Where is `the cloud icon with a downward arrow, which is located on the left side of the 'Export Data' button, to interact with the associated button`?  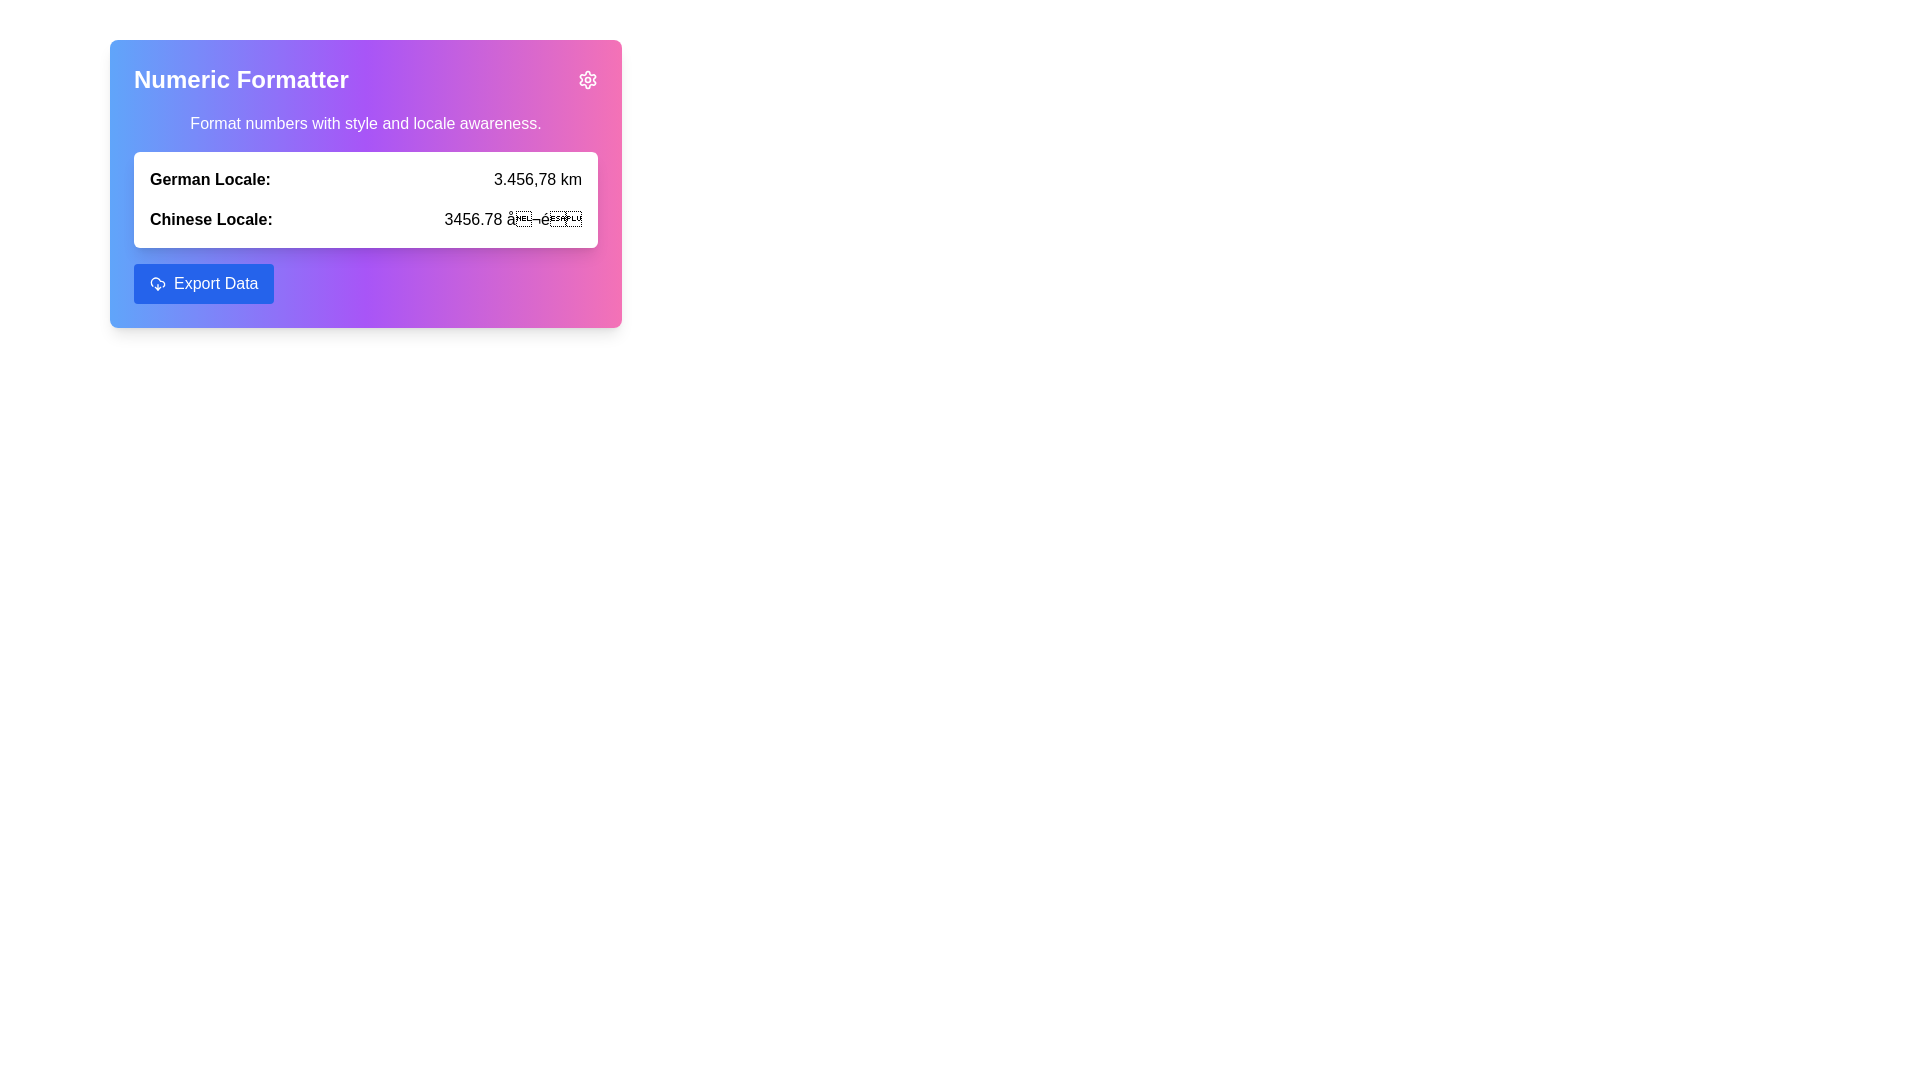
the cloud icon with a downward arrow, which is located on the left side of the 'Export Data' button, to interact with the associated button is located at coordinates (157, 284).